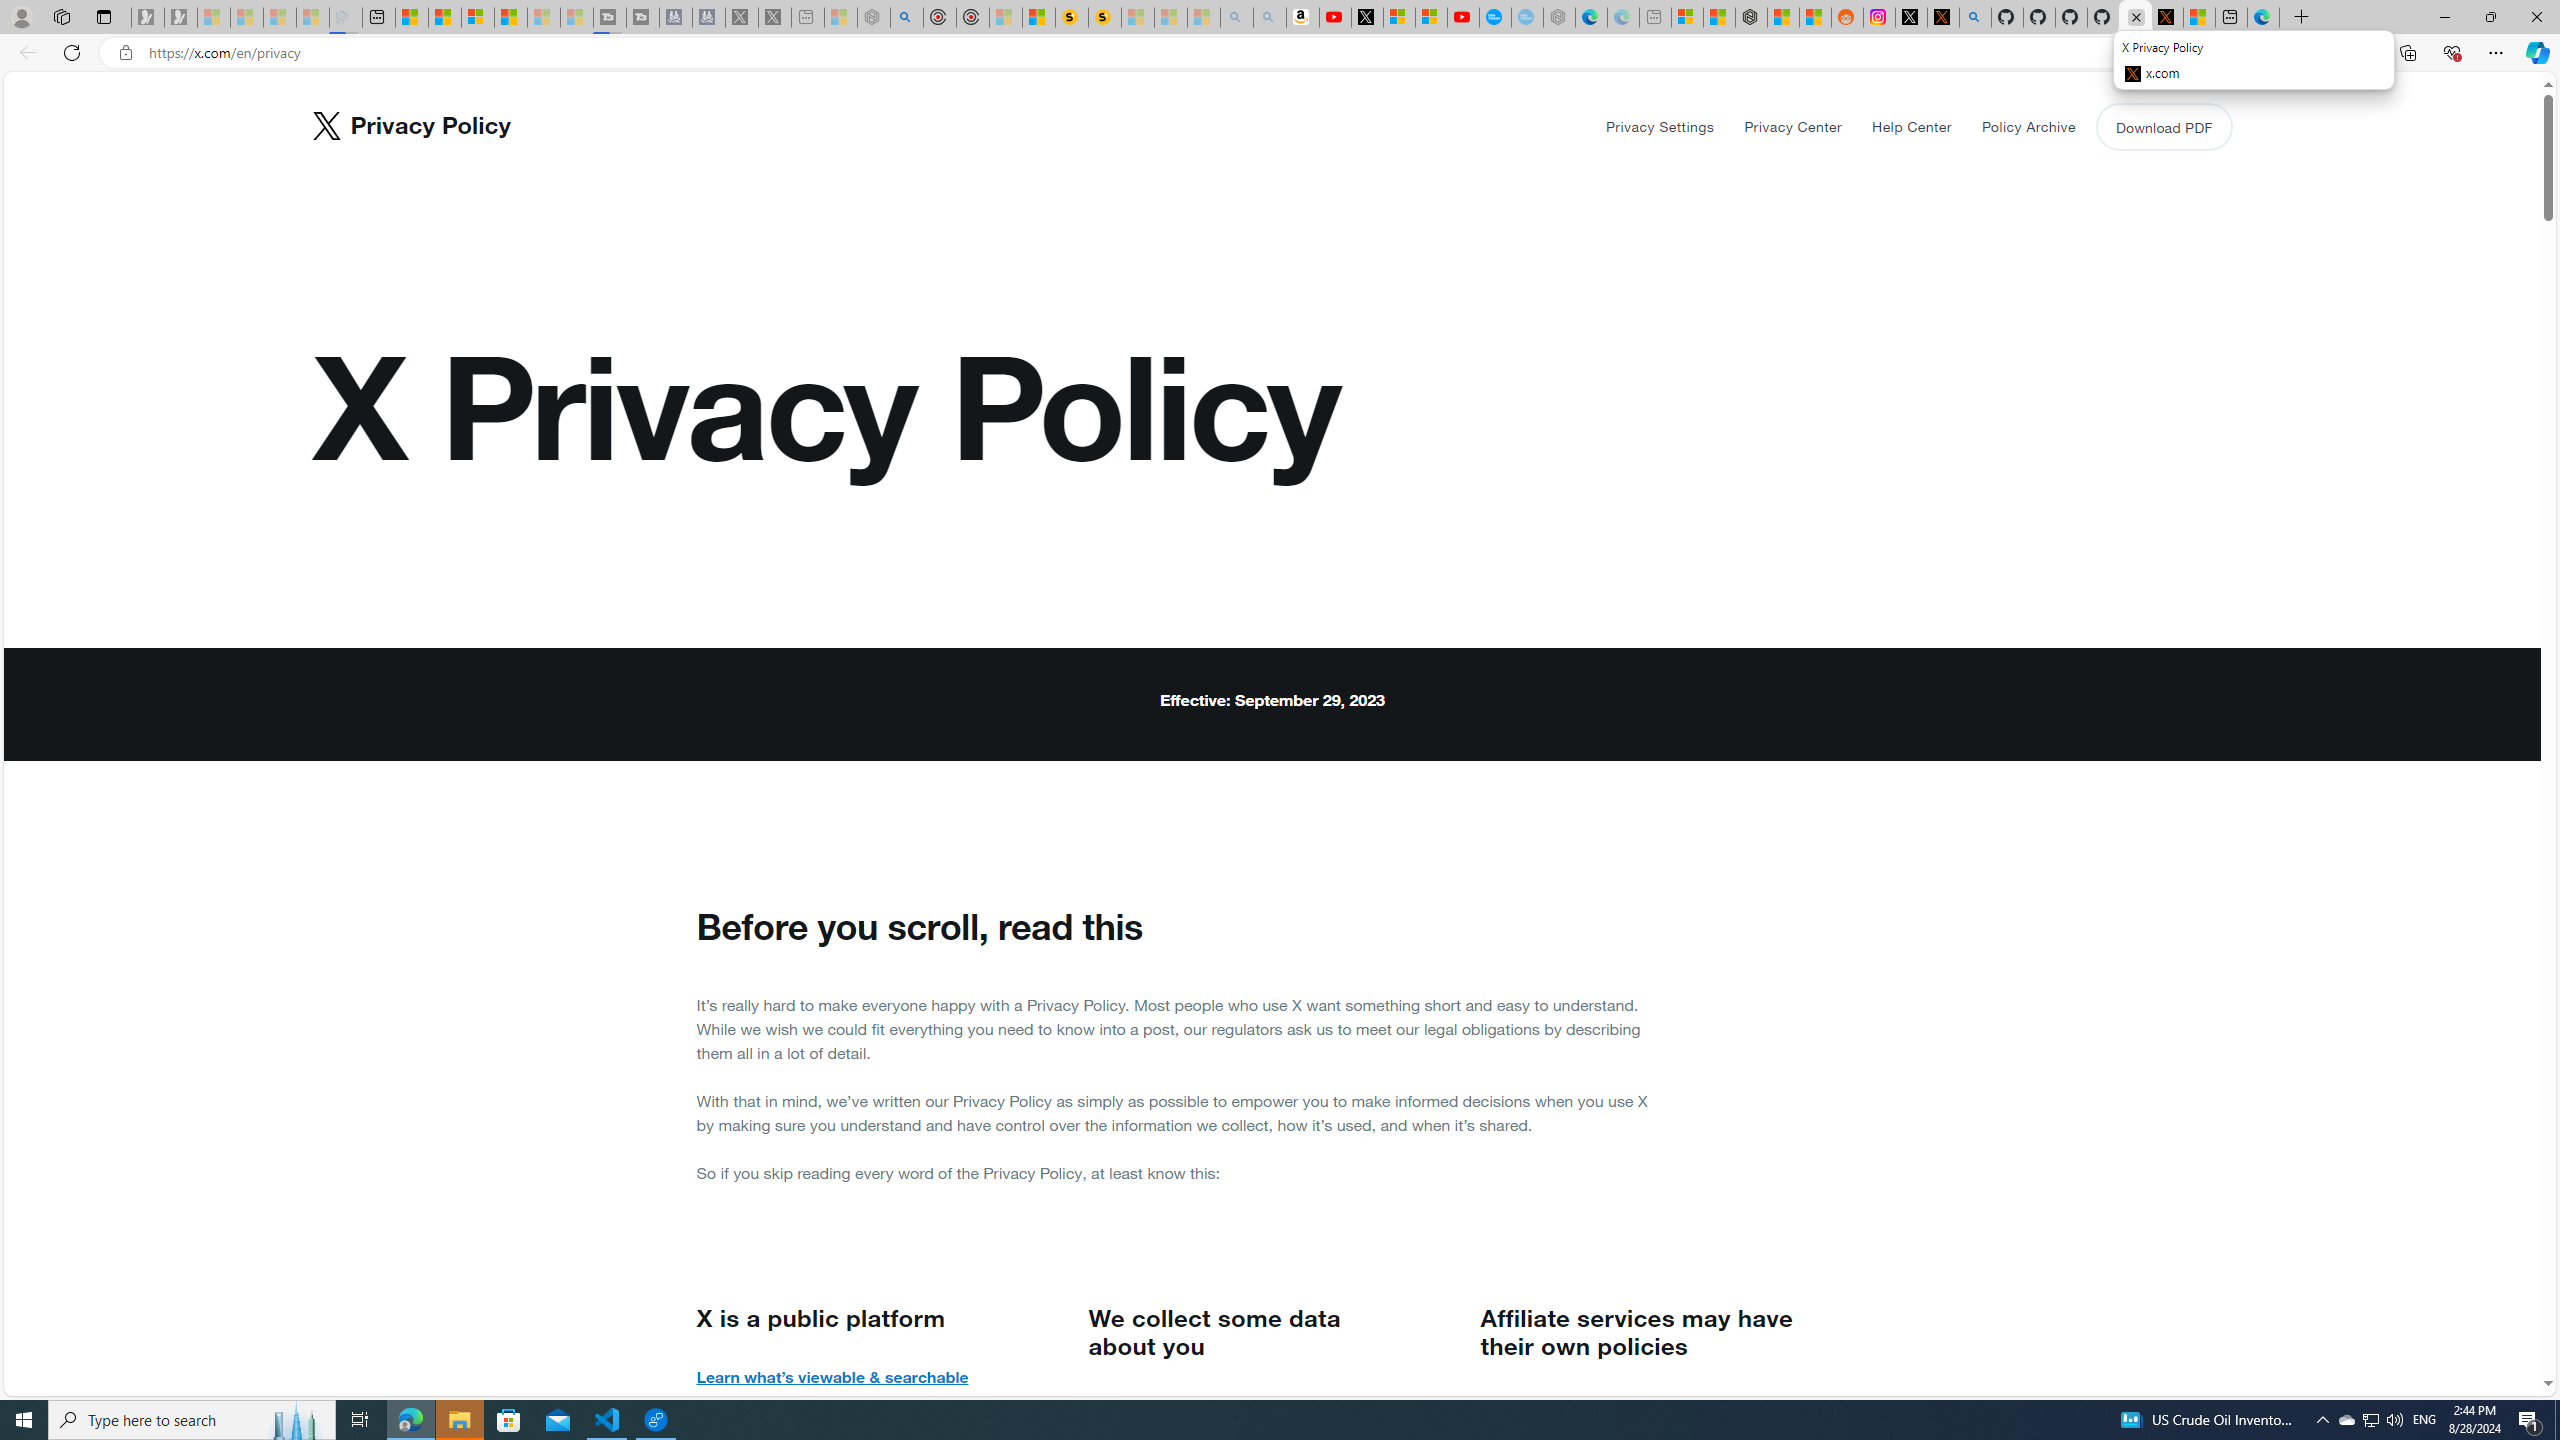  I want to click on 'Help Center', so click(1911, 126).